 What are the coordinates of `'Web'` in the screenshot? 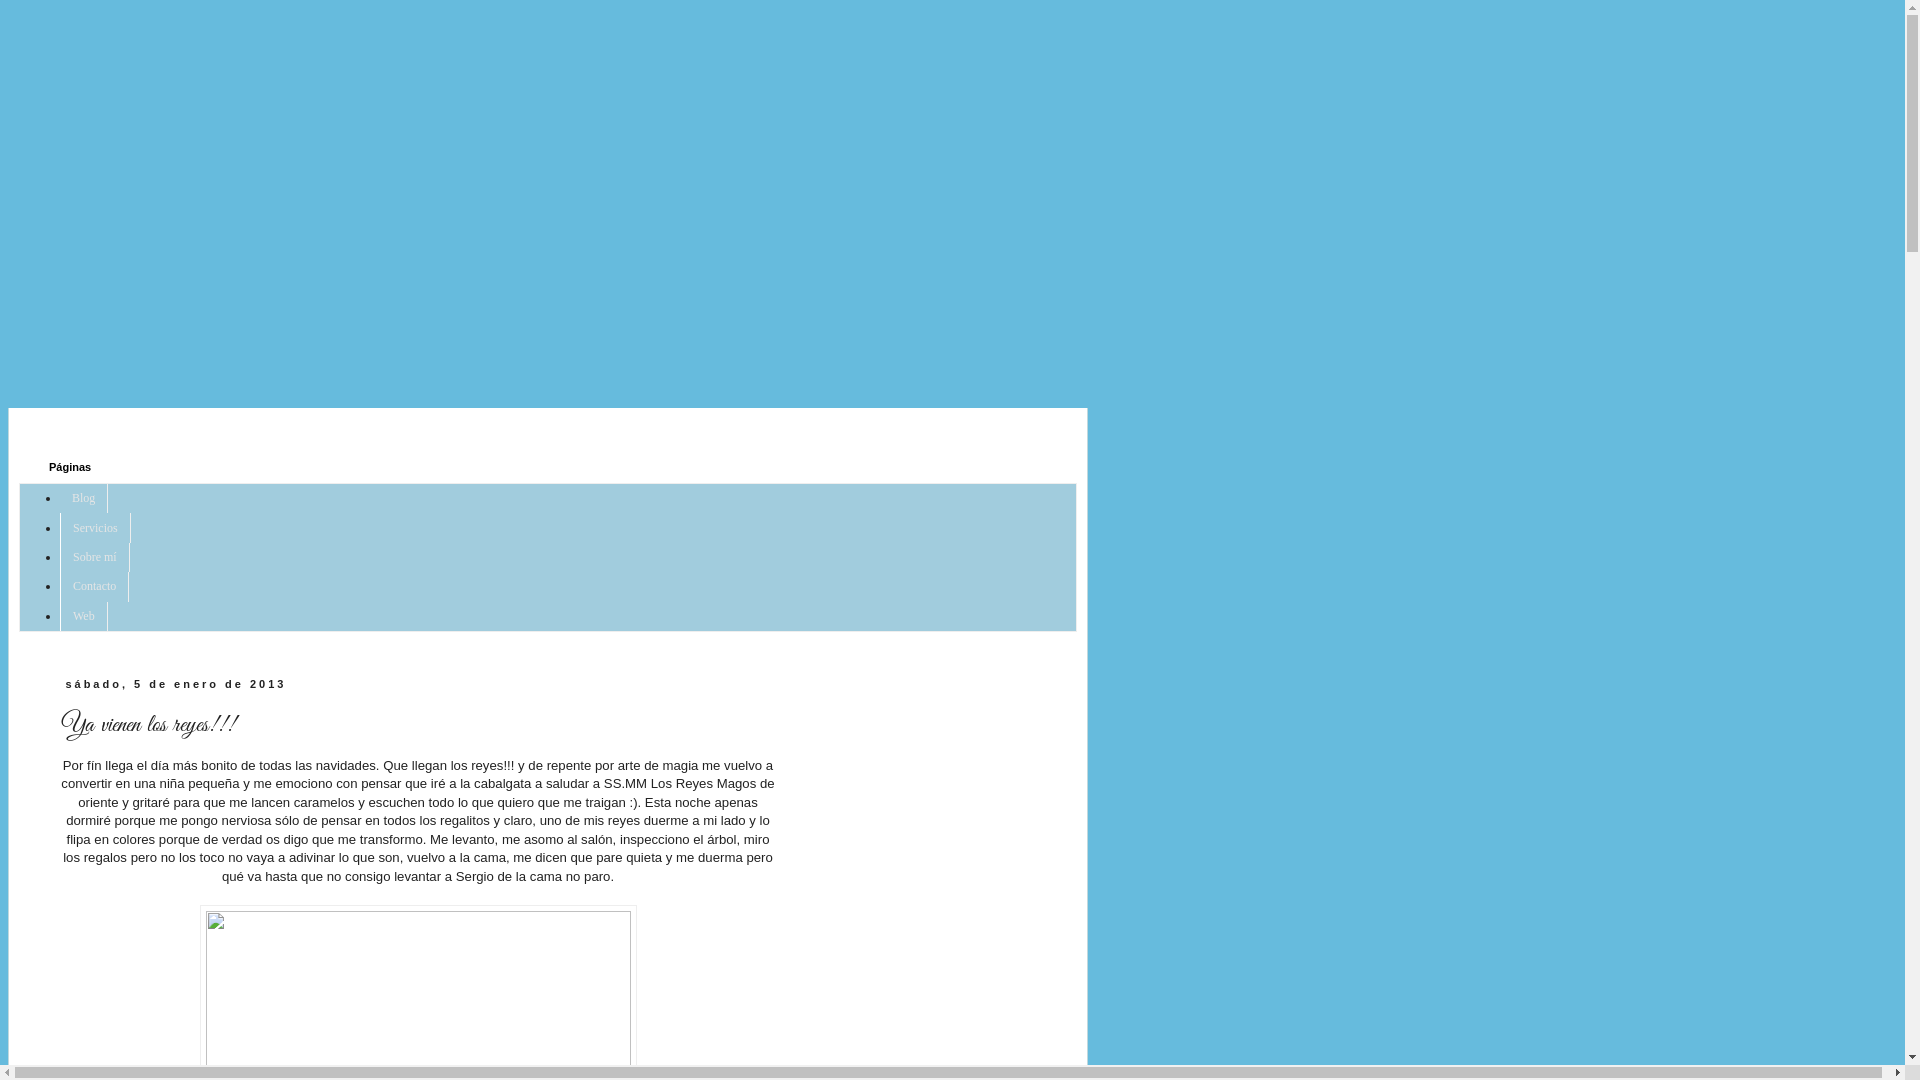 It's located at (82, 615).